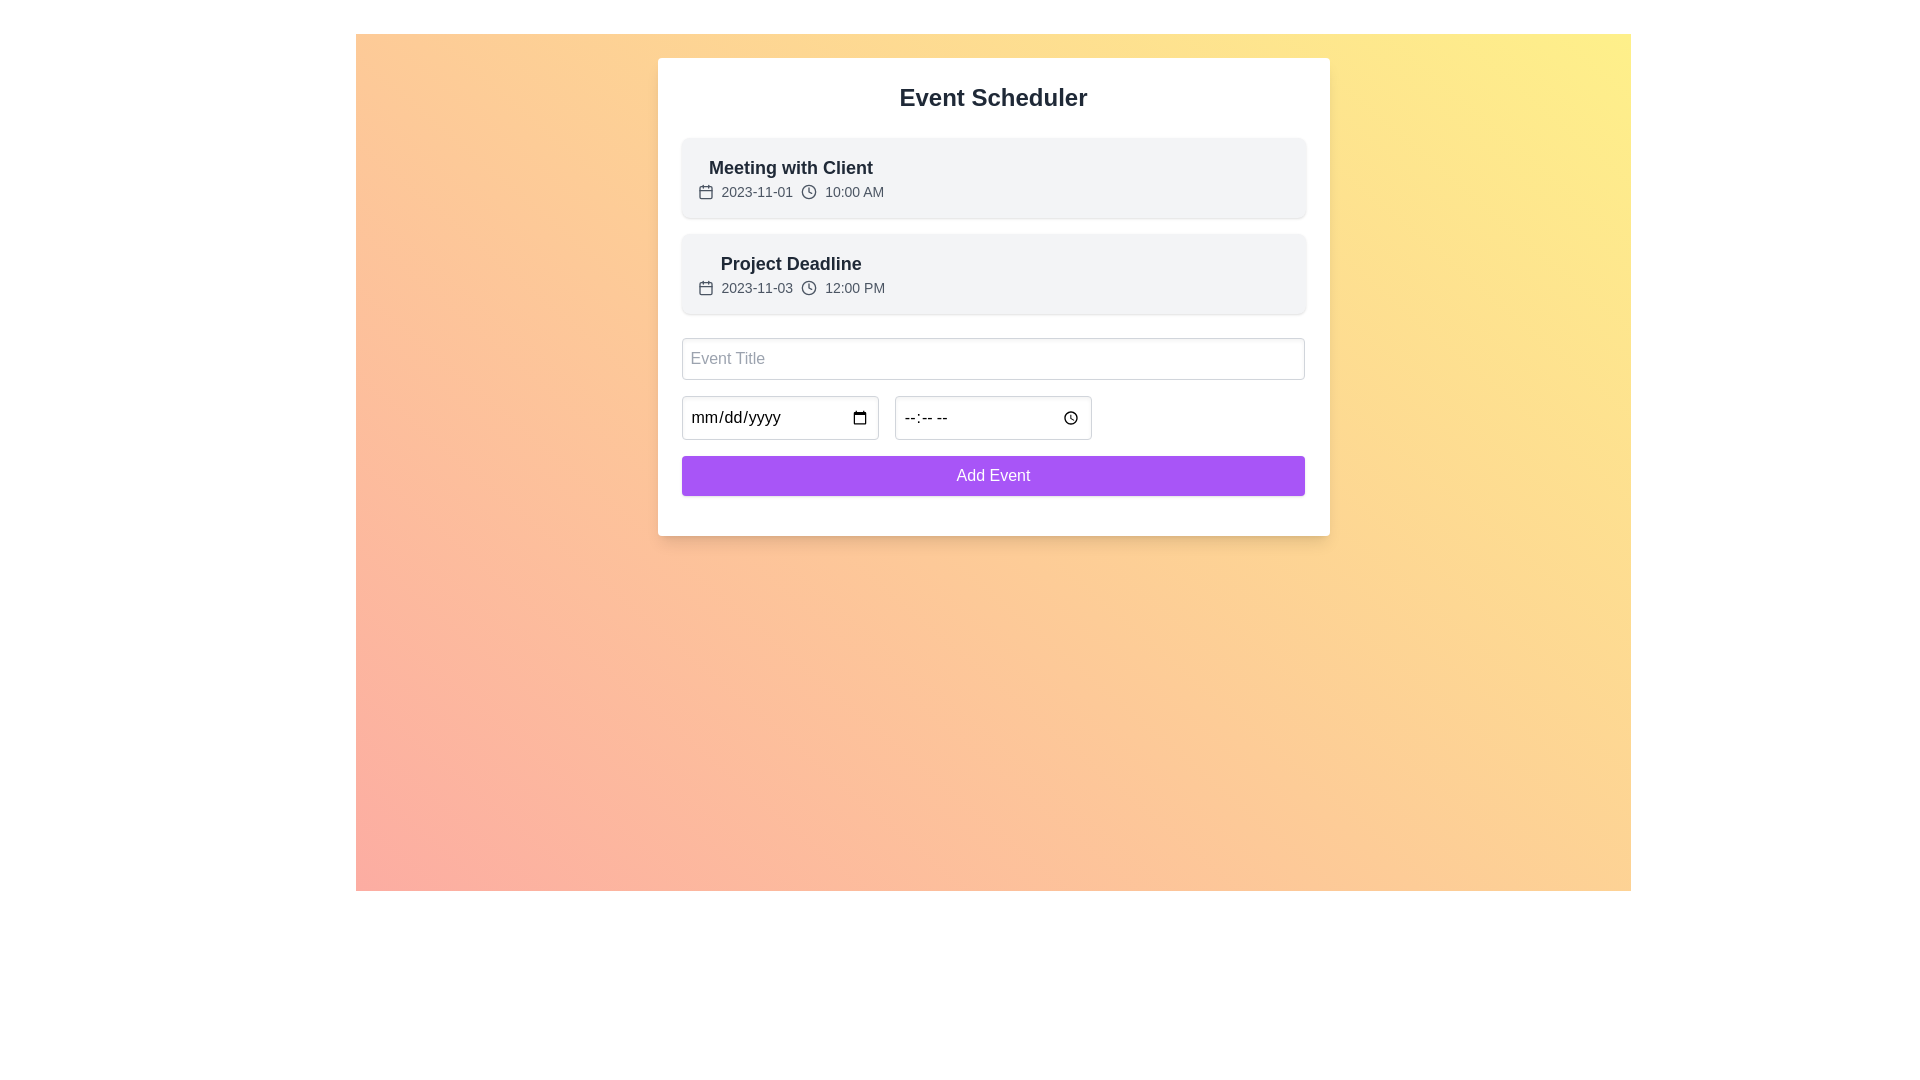 The height and width of the screenshot is (1080, 1920). Describe the element at coordinates (705, 192) in the screenshot. I see `the calendar icon located next to the date '2023-11-01' in the 'Meeting with Client' list entry` at that location.